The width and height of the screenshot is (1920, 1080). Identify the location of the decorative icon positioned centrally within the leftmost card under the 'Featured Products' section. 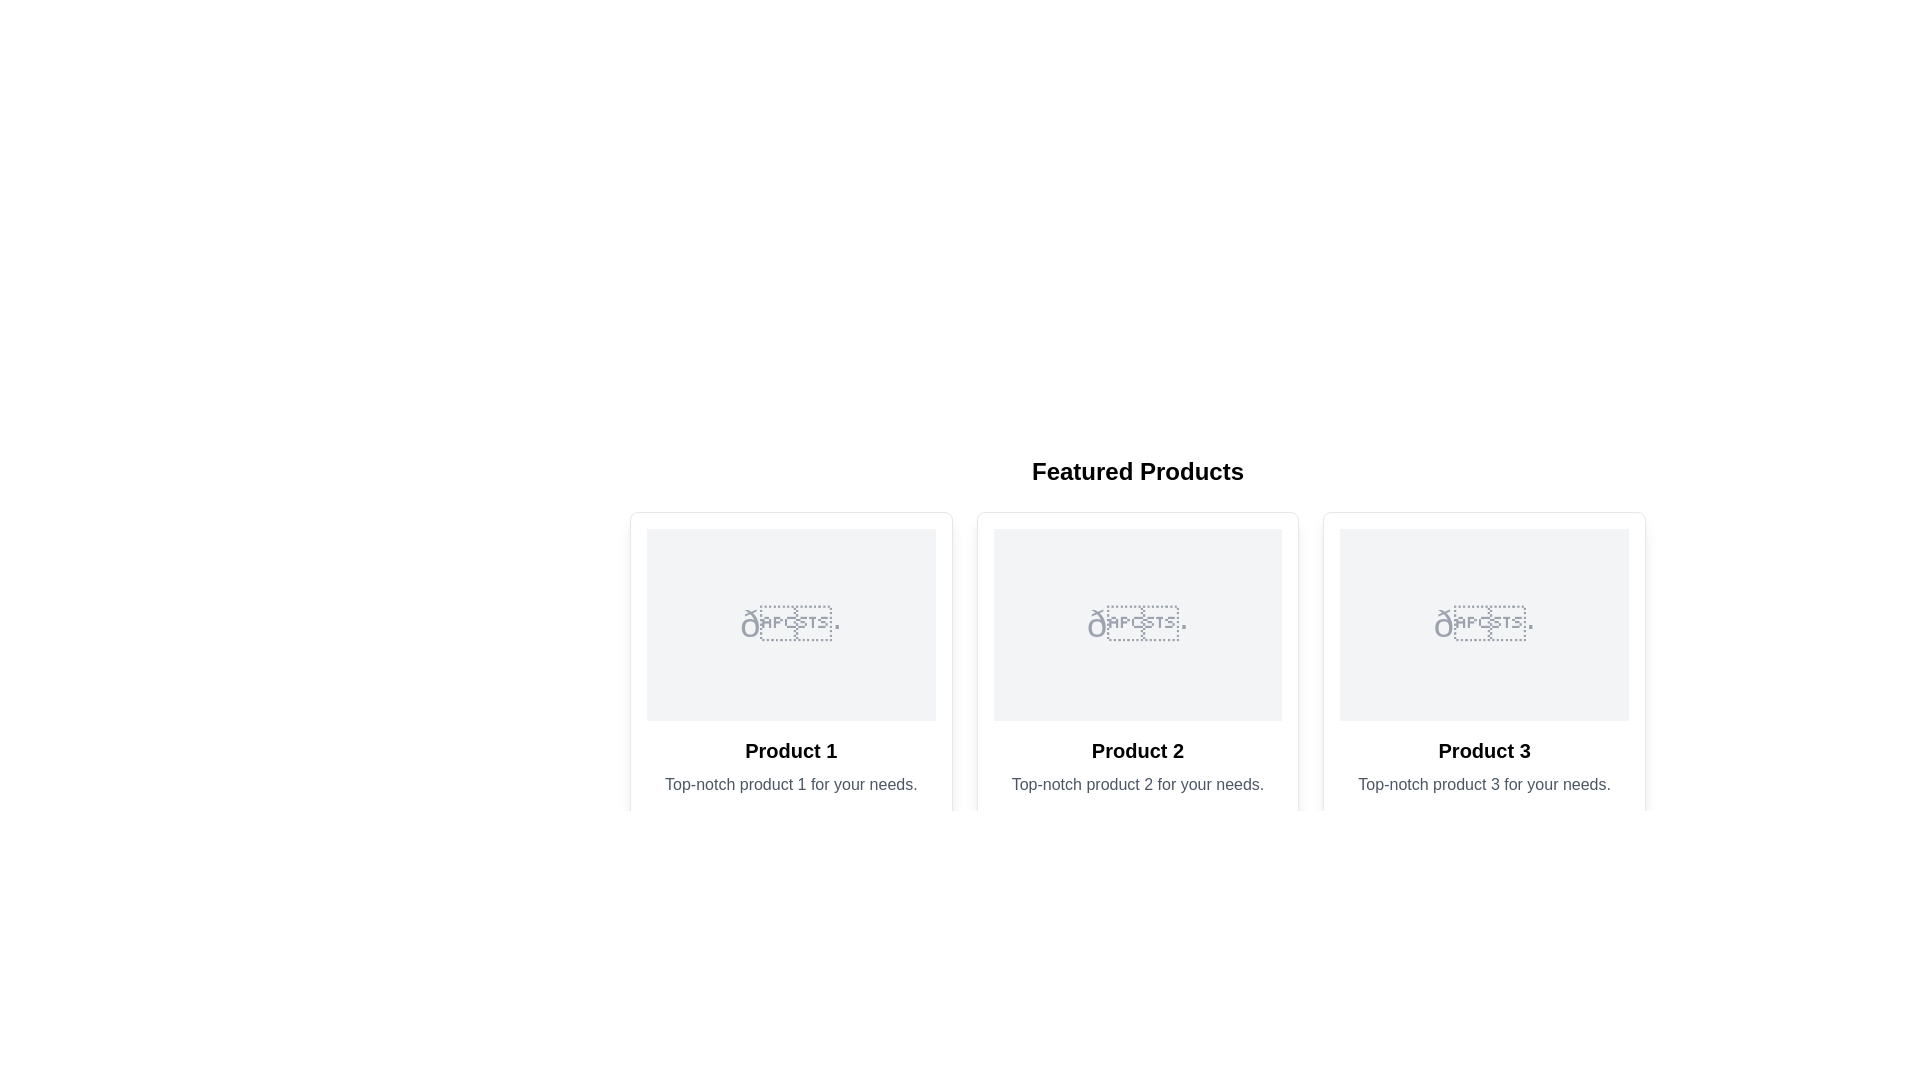
(790, 623).